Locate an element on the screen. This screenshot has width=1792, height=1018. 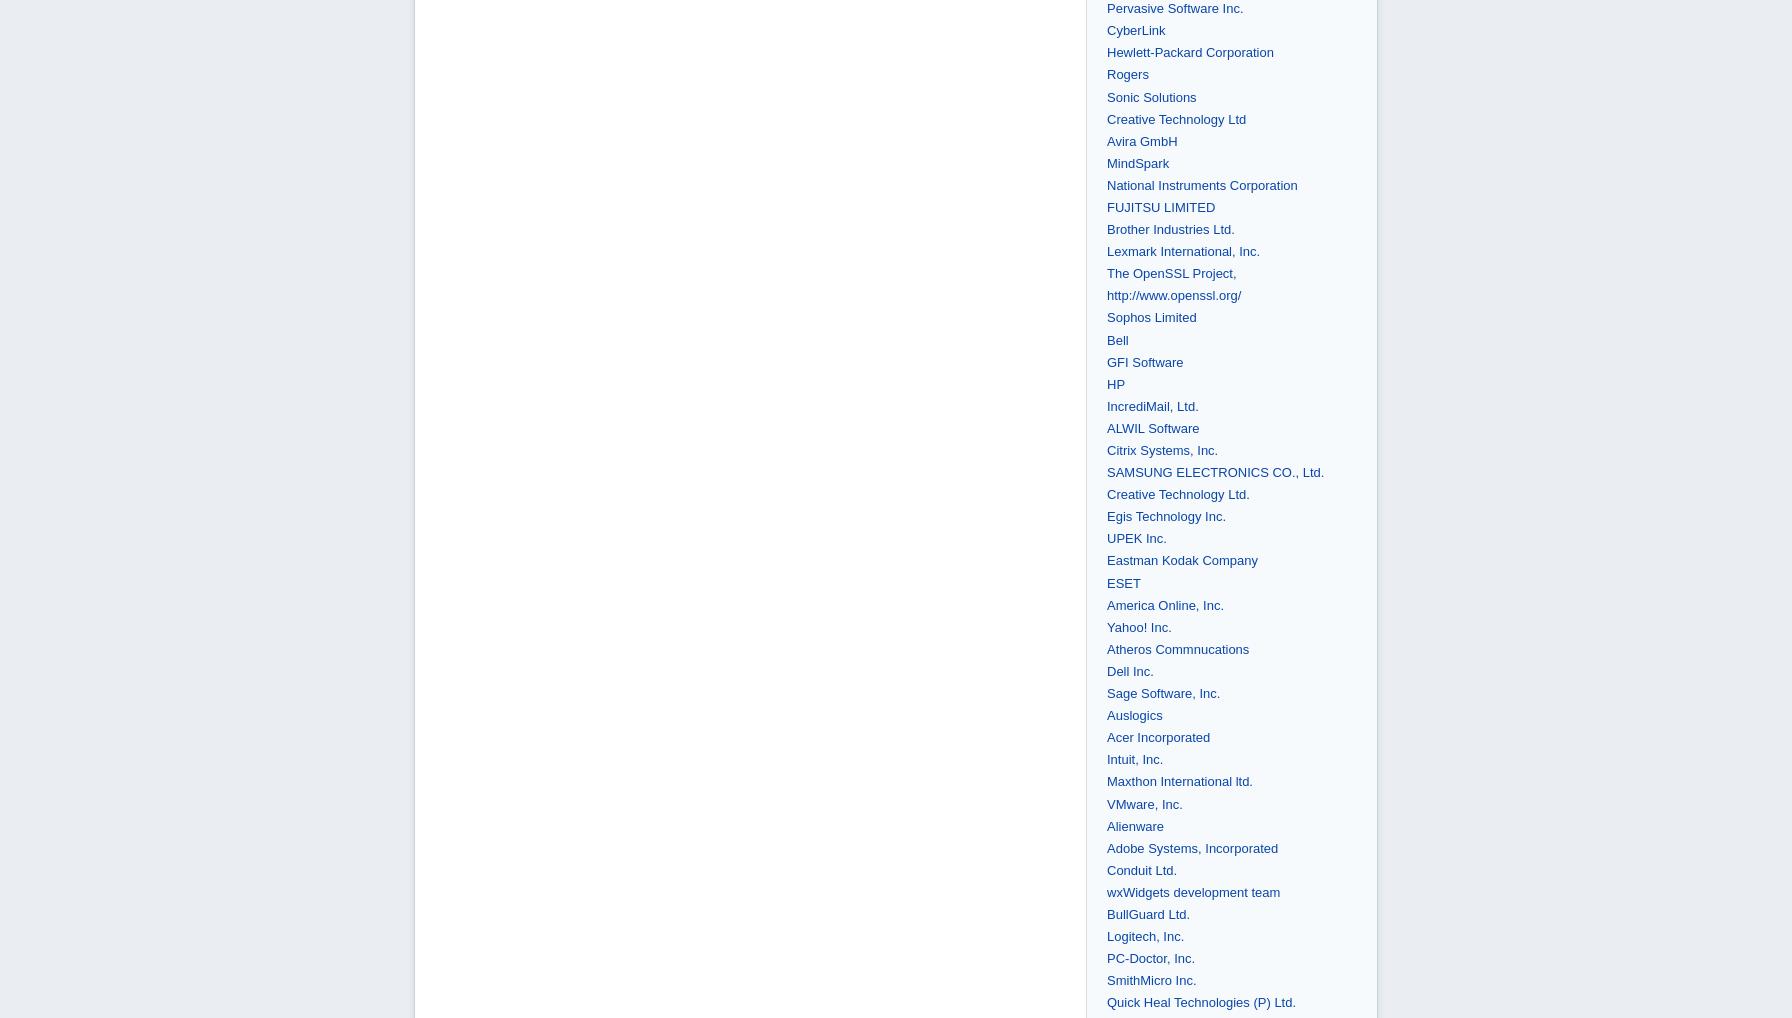
'Eastman Kodak Company' is located at coordinates (1182, 559).